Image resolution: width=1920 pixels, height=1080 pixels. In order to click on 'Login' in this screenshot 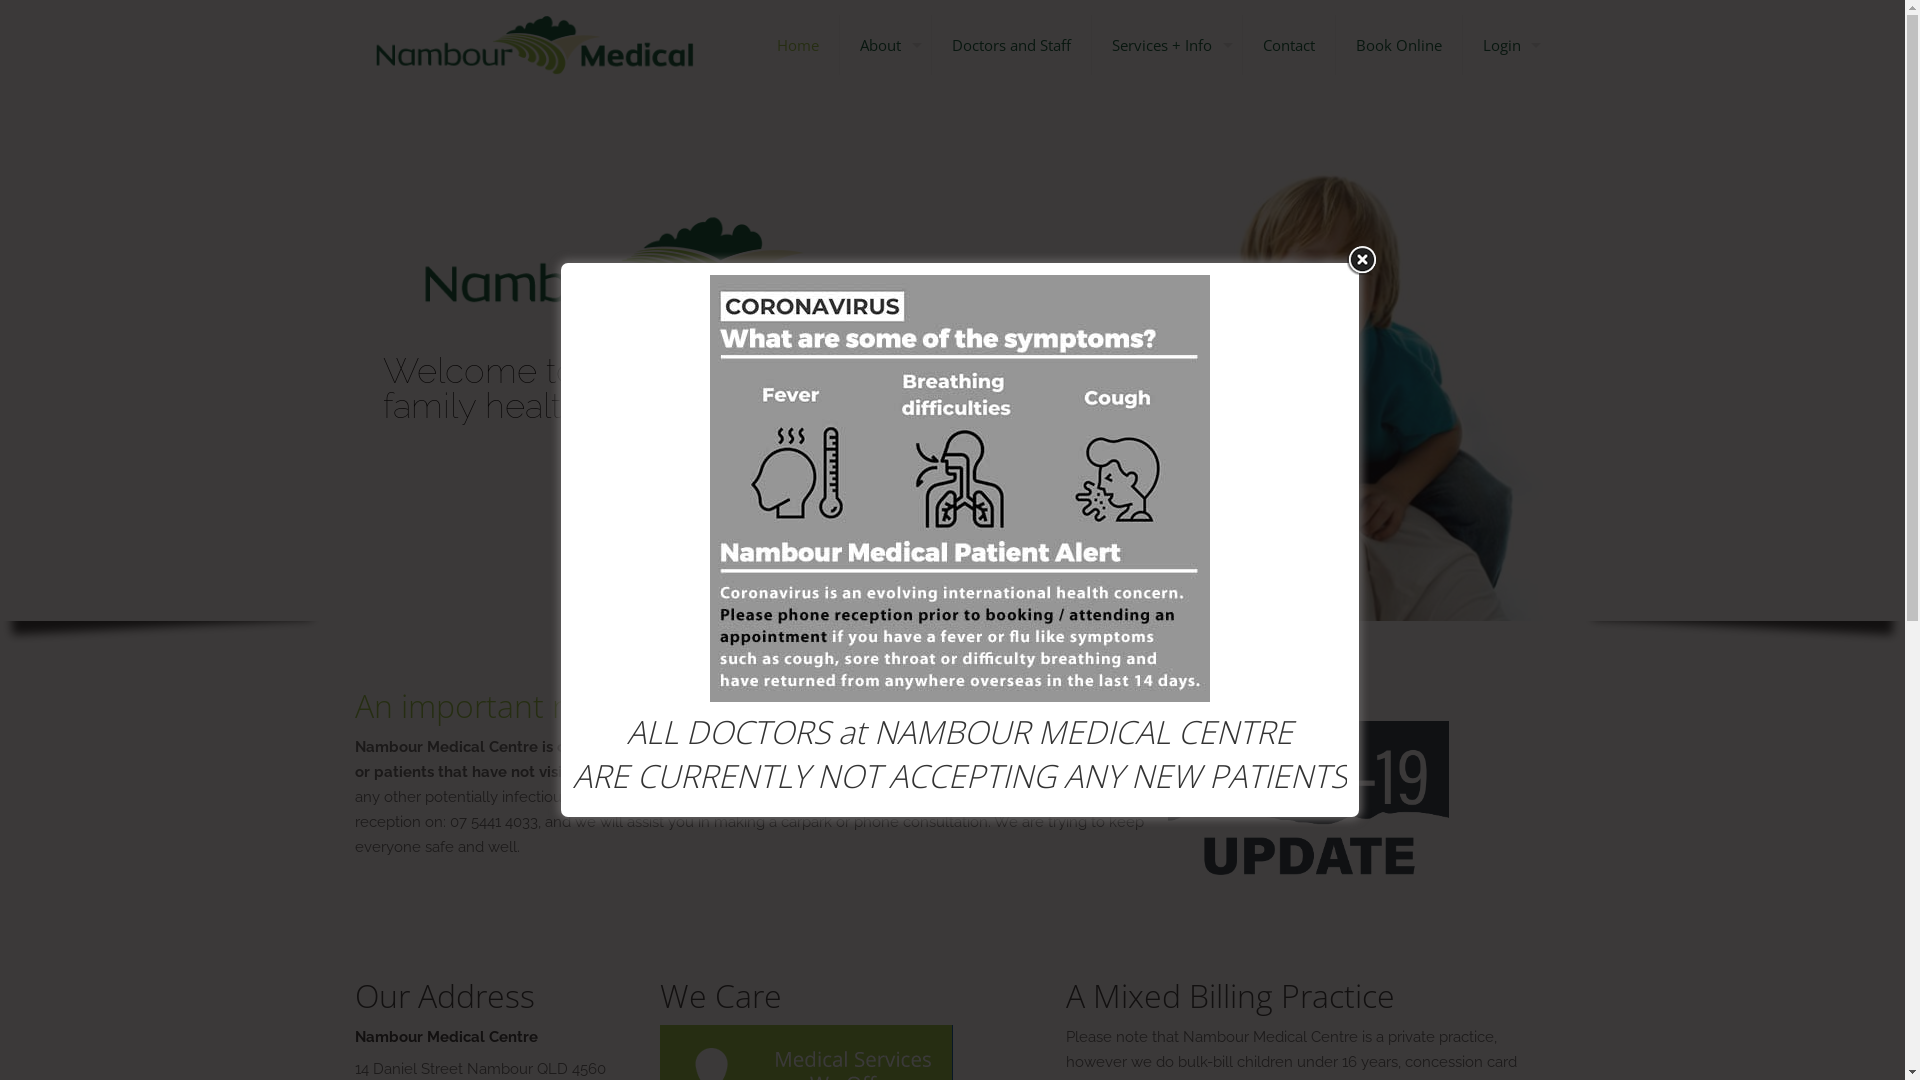, I will do `click(1506, 45)`.